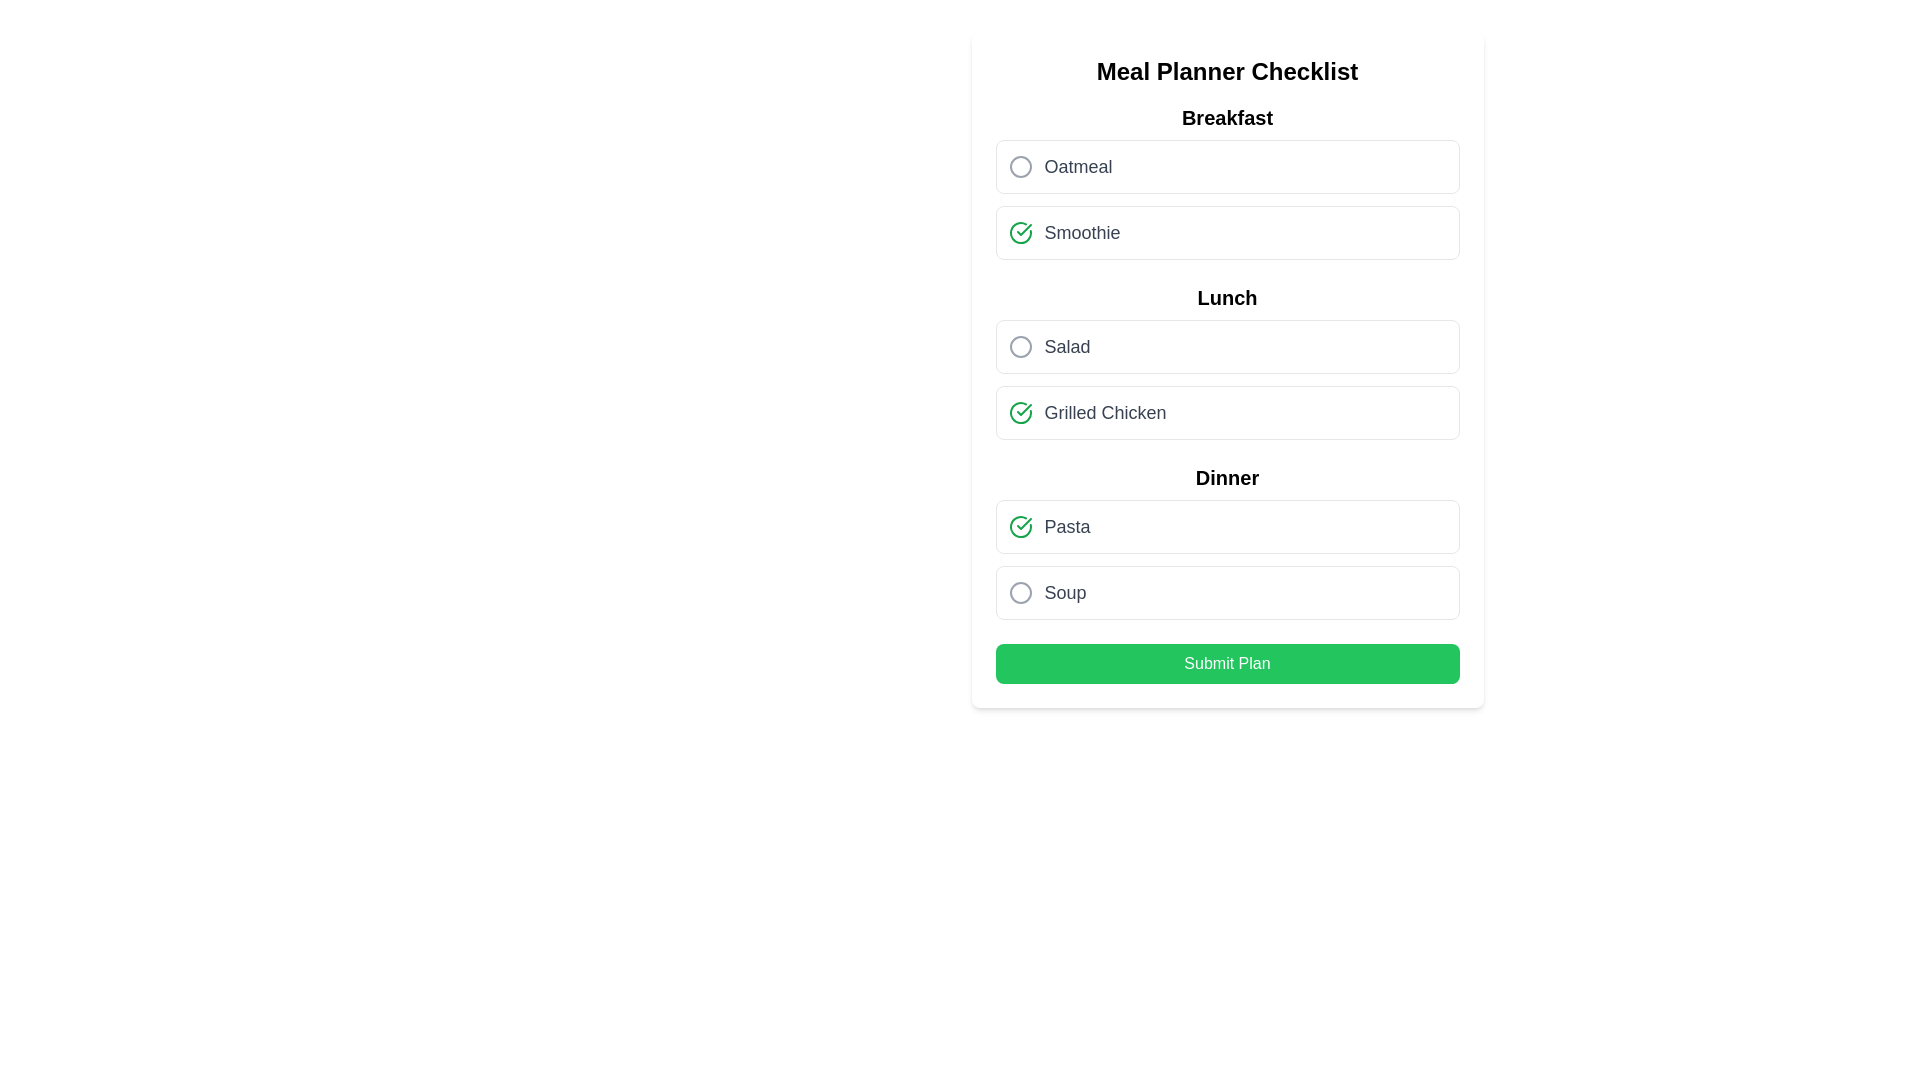 This screenshot has height=1080, width=1920. Describe the element at coordinates (1020, 346) in the screenshot. I see `the first circular icon outlined in gray within the 'Salad' group under the 'Lunch' section in the meal checklist UI` at that location.